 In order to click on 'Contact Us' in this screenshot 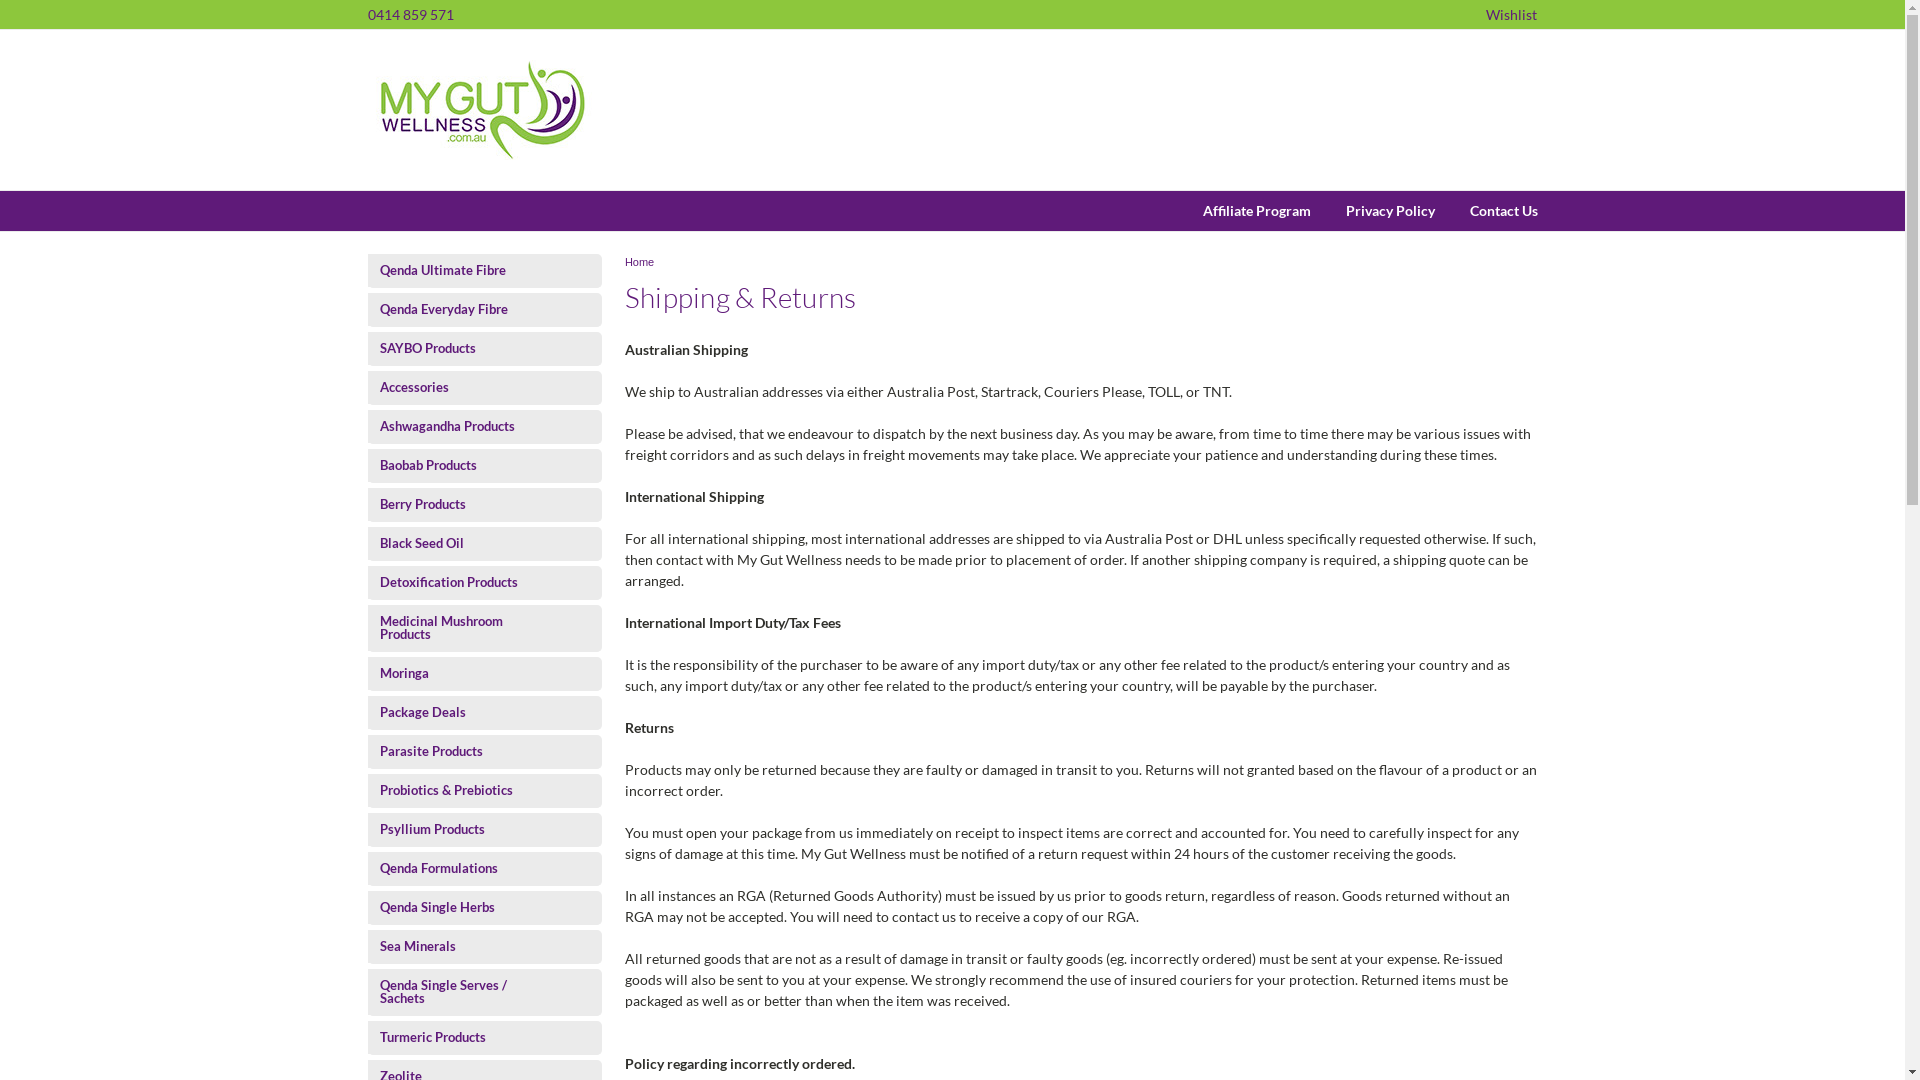, I will do `click(1485, 211)`.